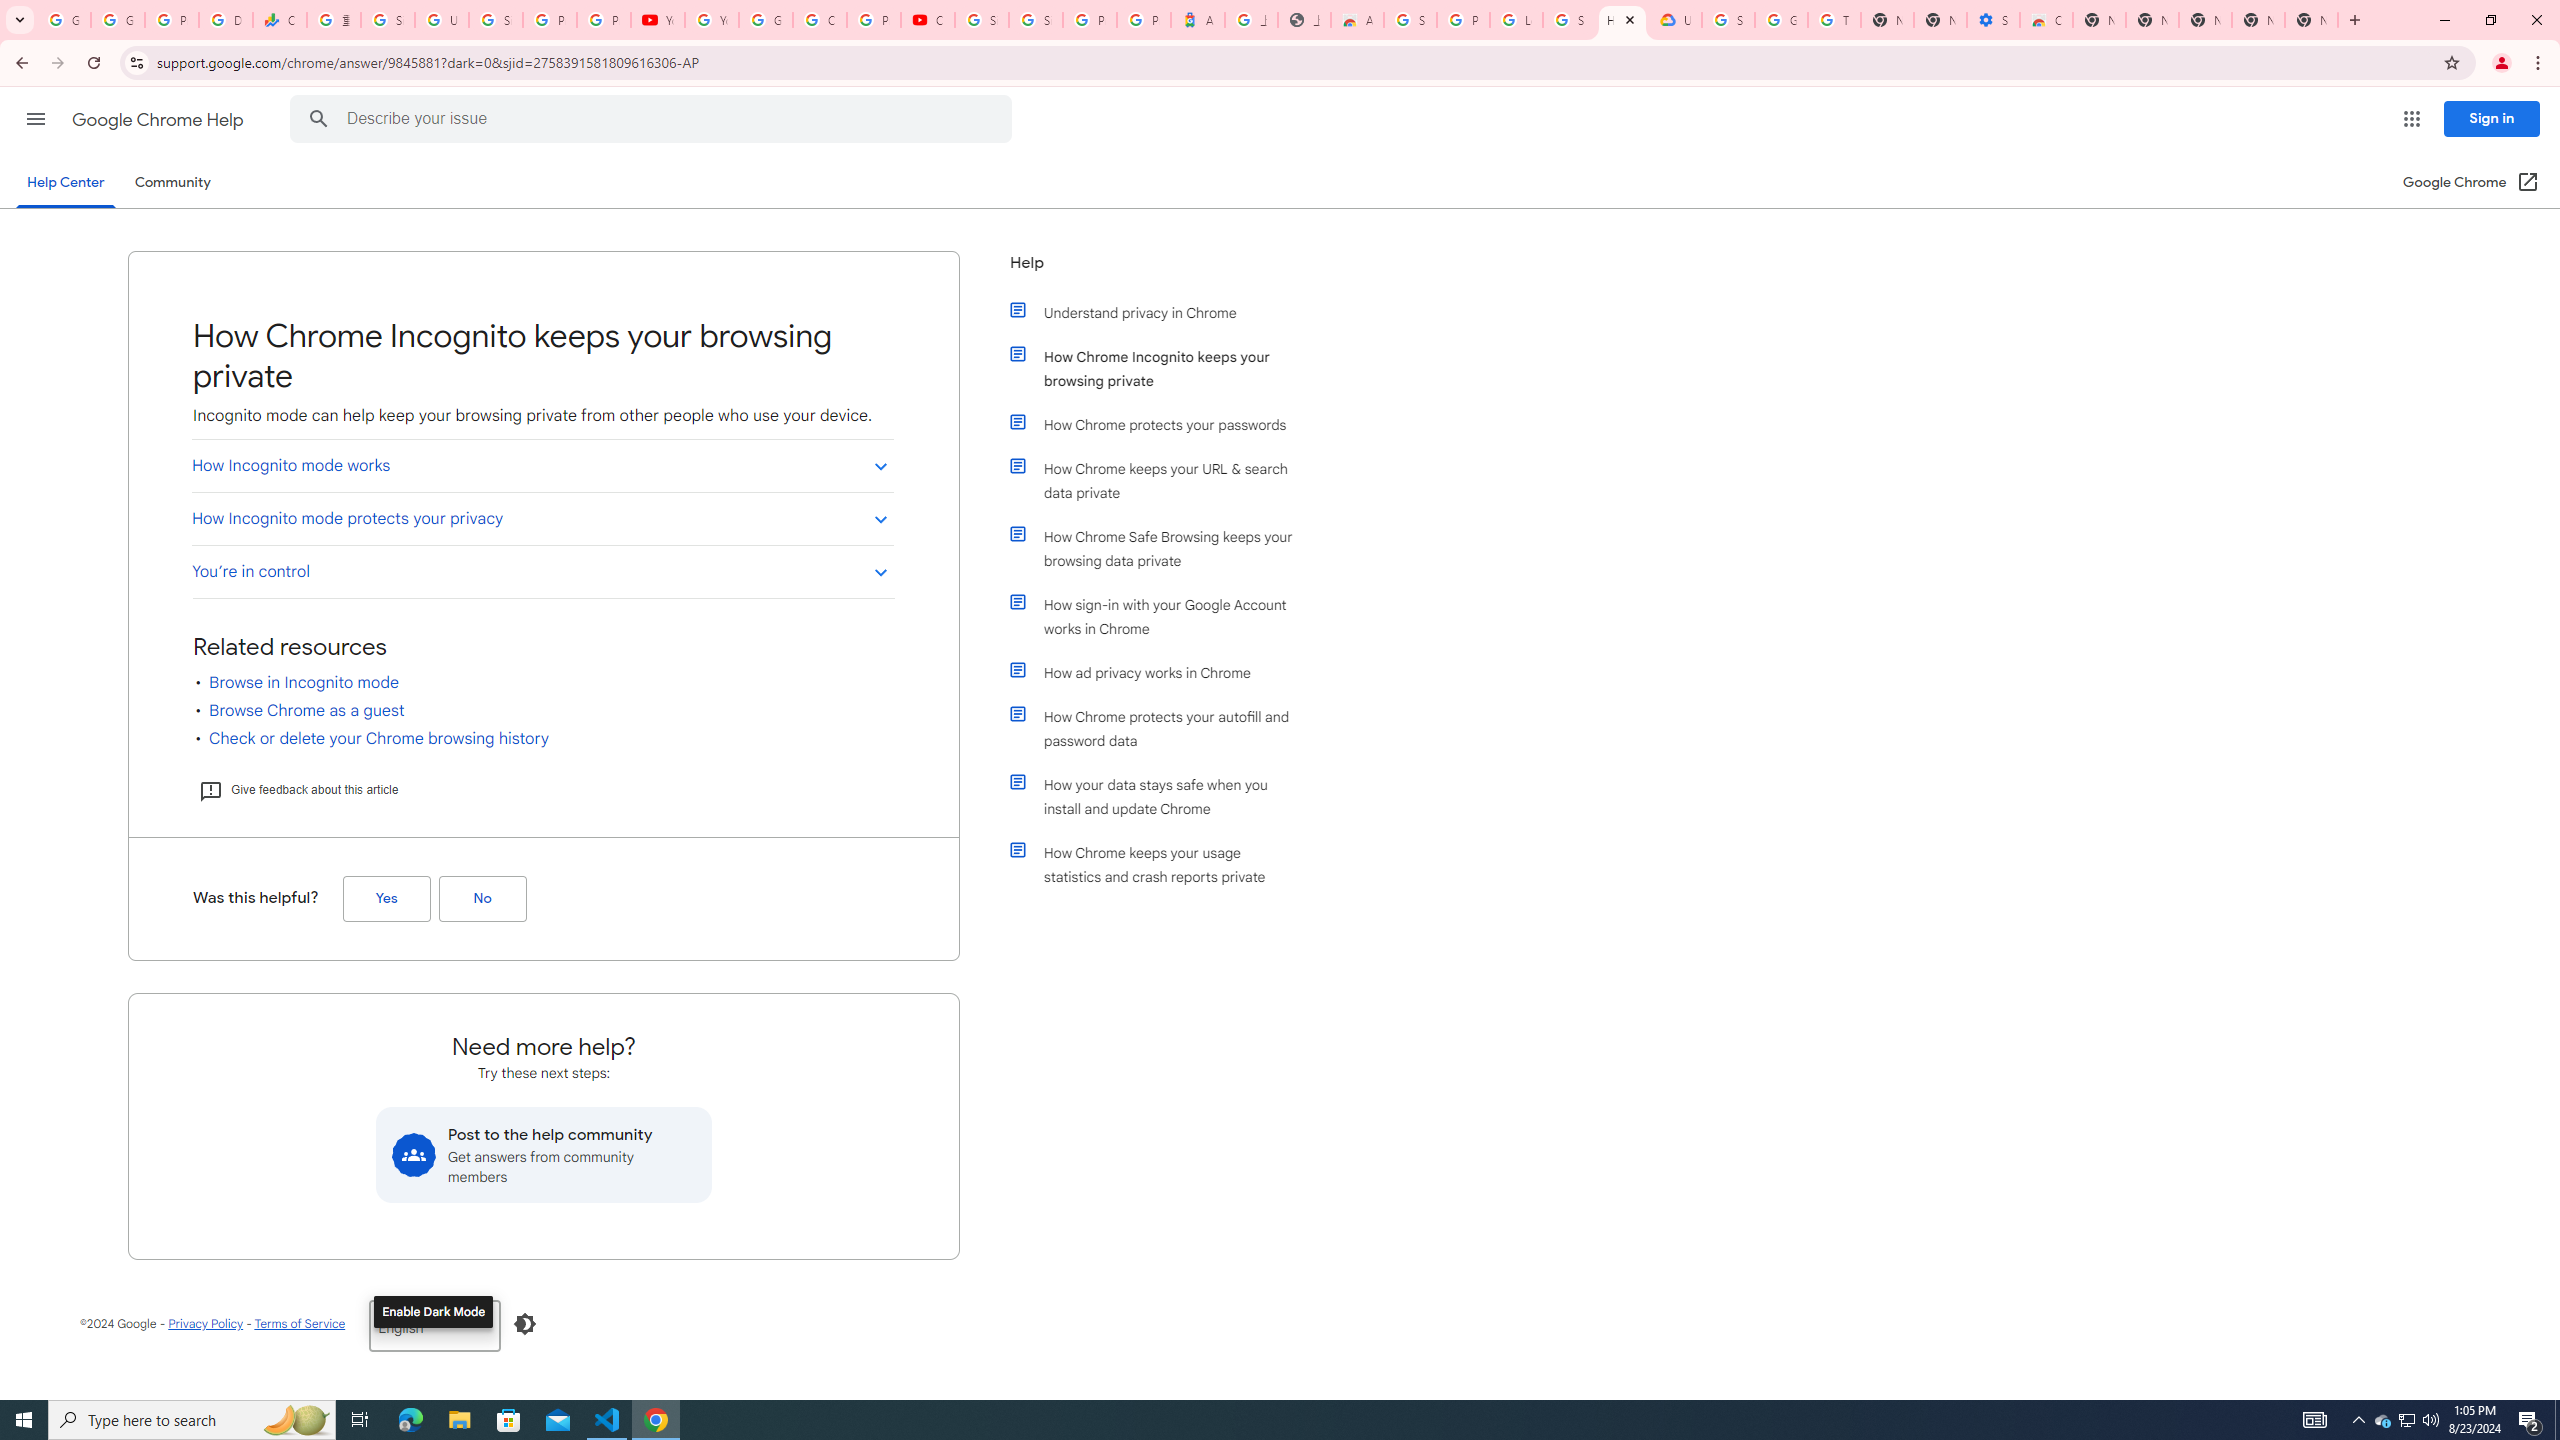  What do you see at coordinates (1162, 728) in the screenshot?
I see `'How Chrome protects your autofill and password data'` at bounding box center [1162, 728].